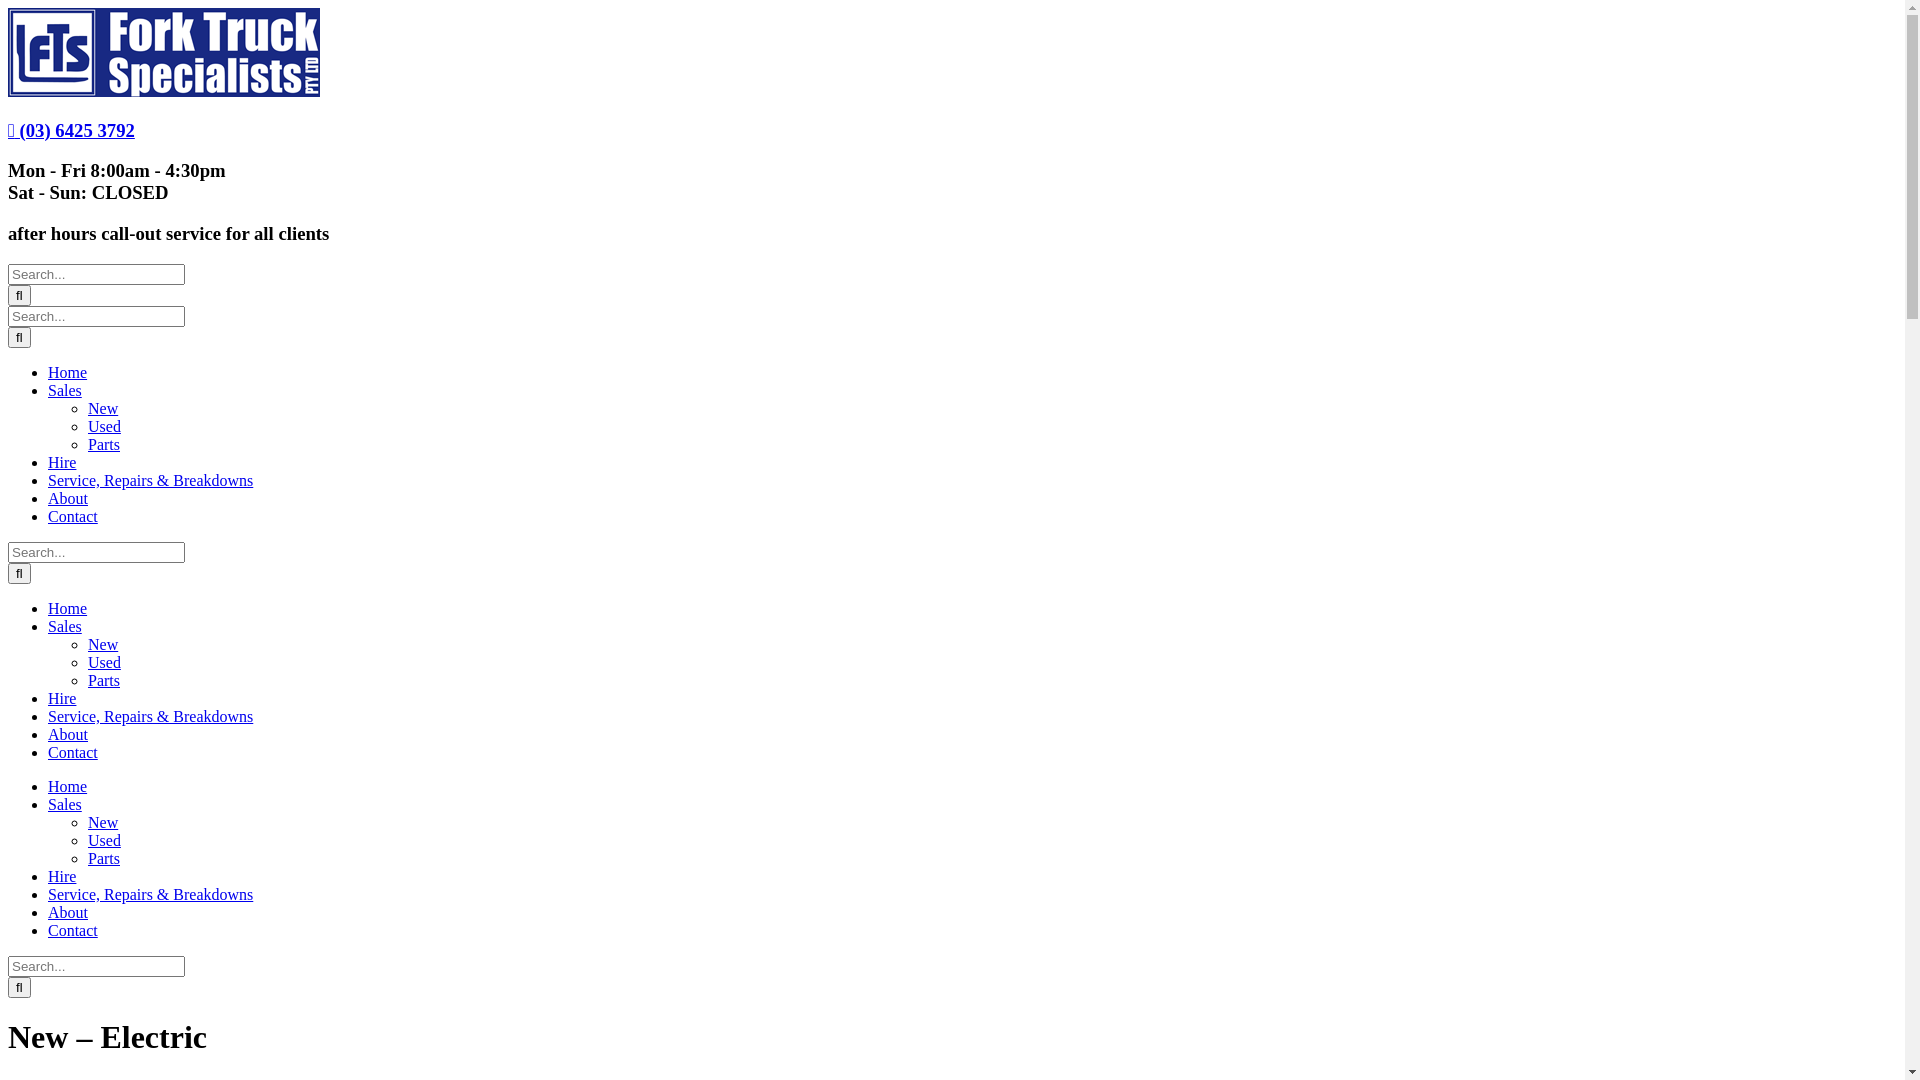 This screenshot has width=1920, height=1080. Describe the element at coordinates (65, 390) in the screenshot. I see `'Sales'` at that location.